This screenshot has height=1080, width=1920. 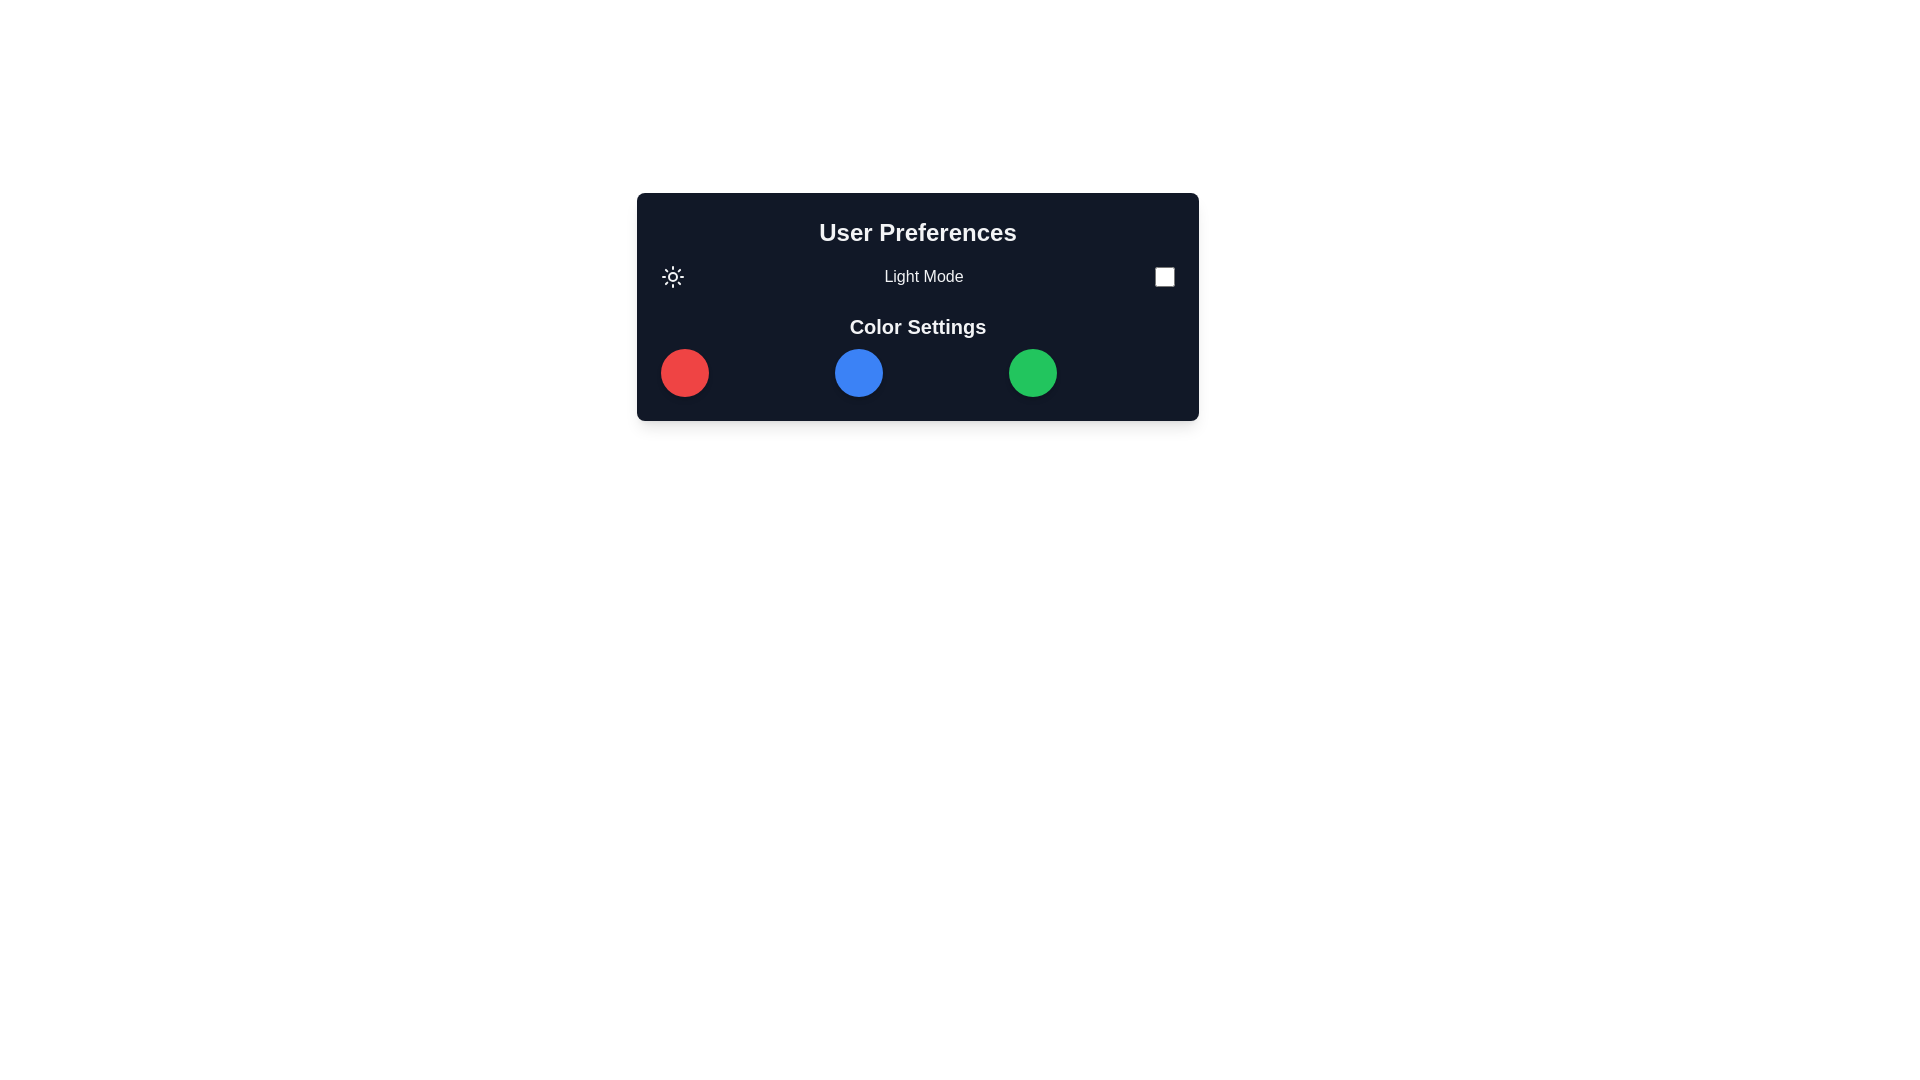 What do you see at coordinates (672, 277) in the screenshot?
I see `the sun icon located to the left of the 'Light Mode' text in the 'User Preferences' section` at bounding box center [672, 277].